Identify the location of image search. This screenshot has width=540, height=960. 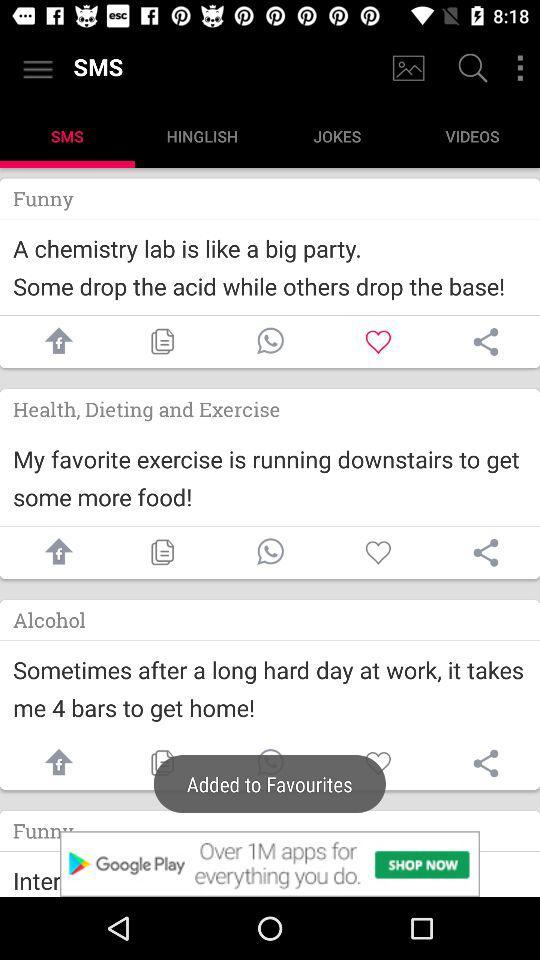
(407, 68).